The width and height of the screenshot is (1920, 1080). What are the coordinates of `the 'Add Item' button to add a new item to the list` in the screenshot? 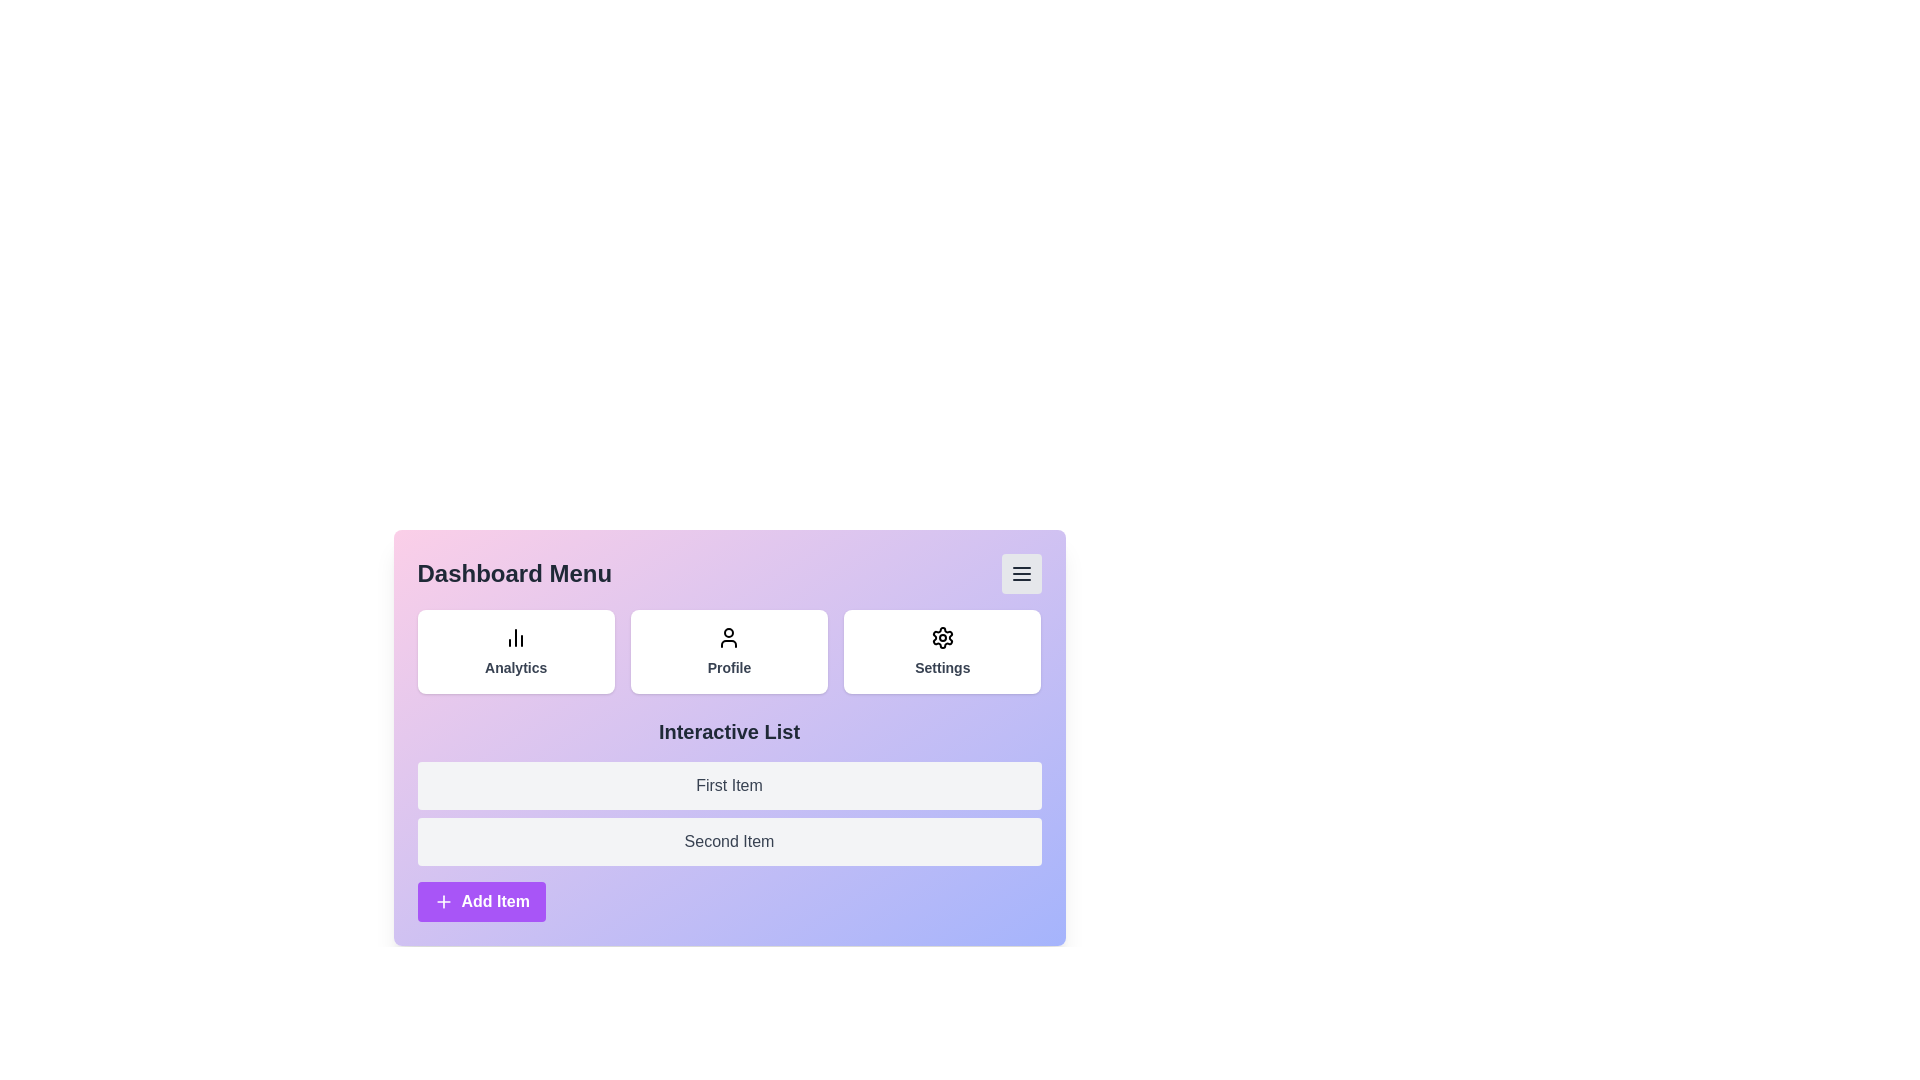 It's located at (481, 902).